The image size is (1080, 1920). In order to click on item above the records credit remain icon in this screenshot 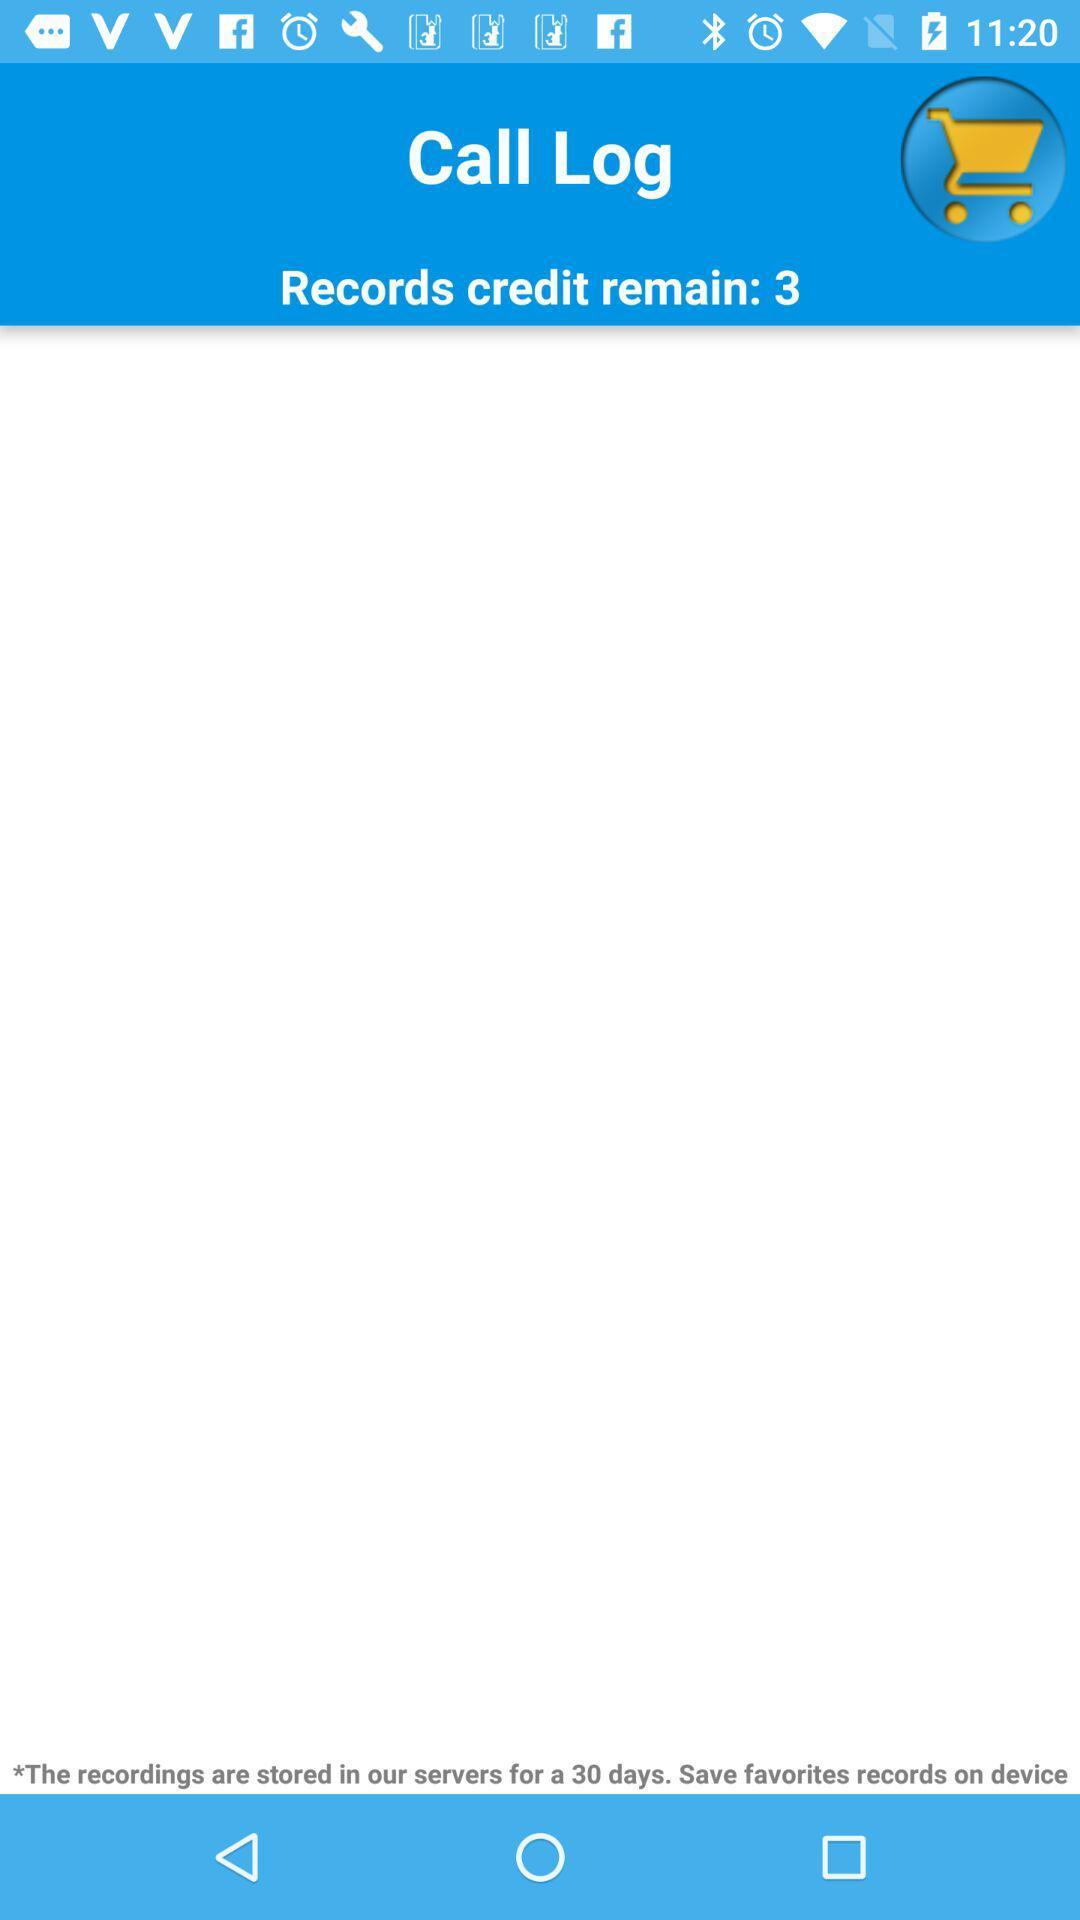, I will do `click(982, 158)`.